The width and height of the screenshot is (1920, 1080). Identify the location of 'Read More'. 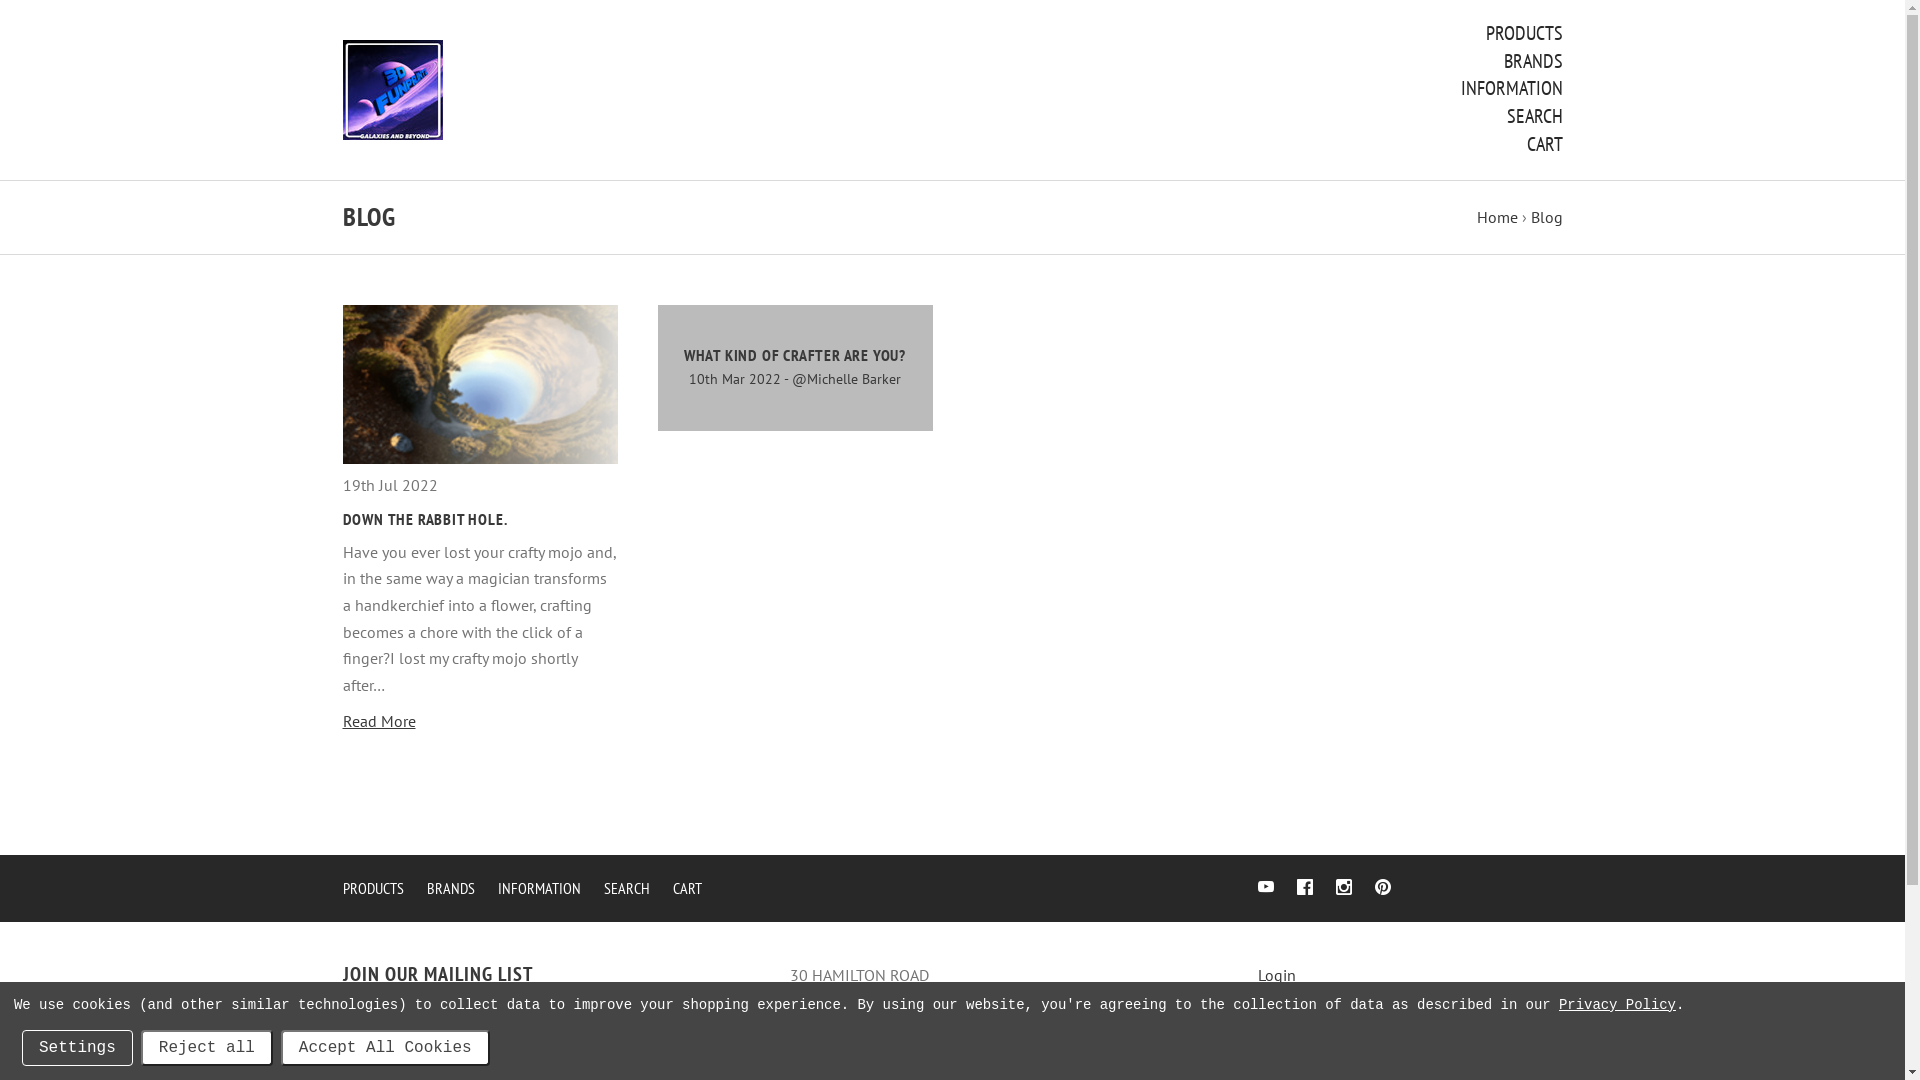
(378, 721).